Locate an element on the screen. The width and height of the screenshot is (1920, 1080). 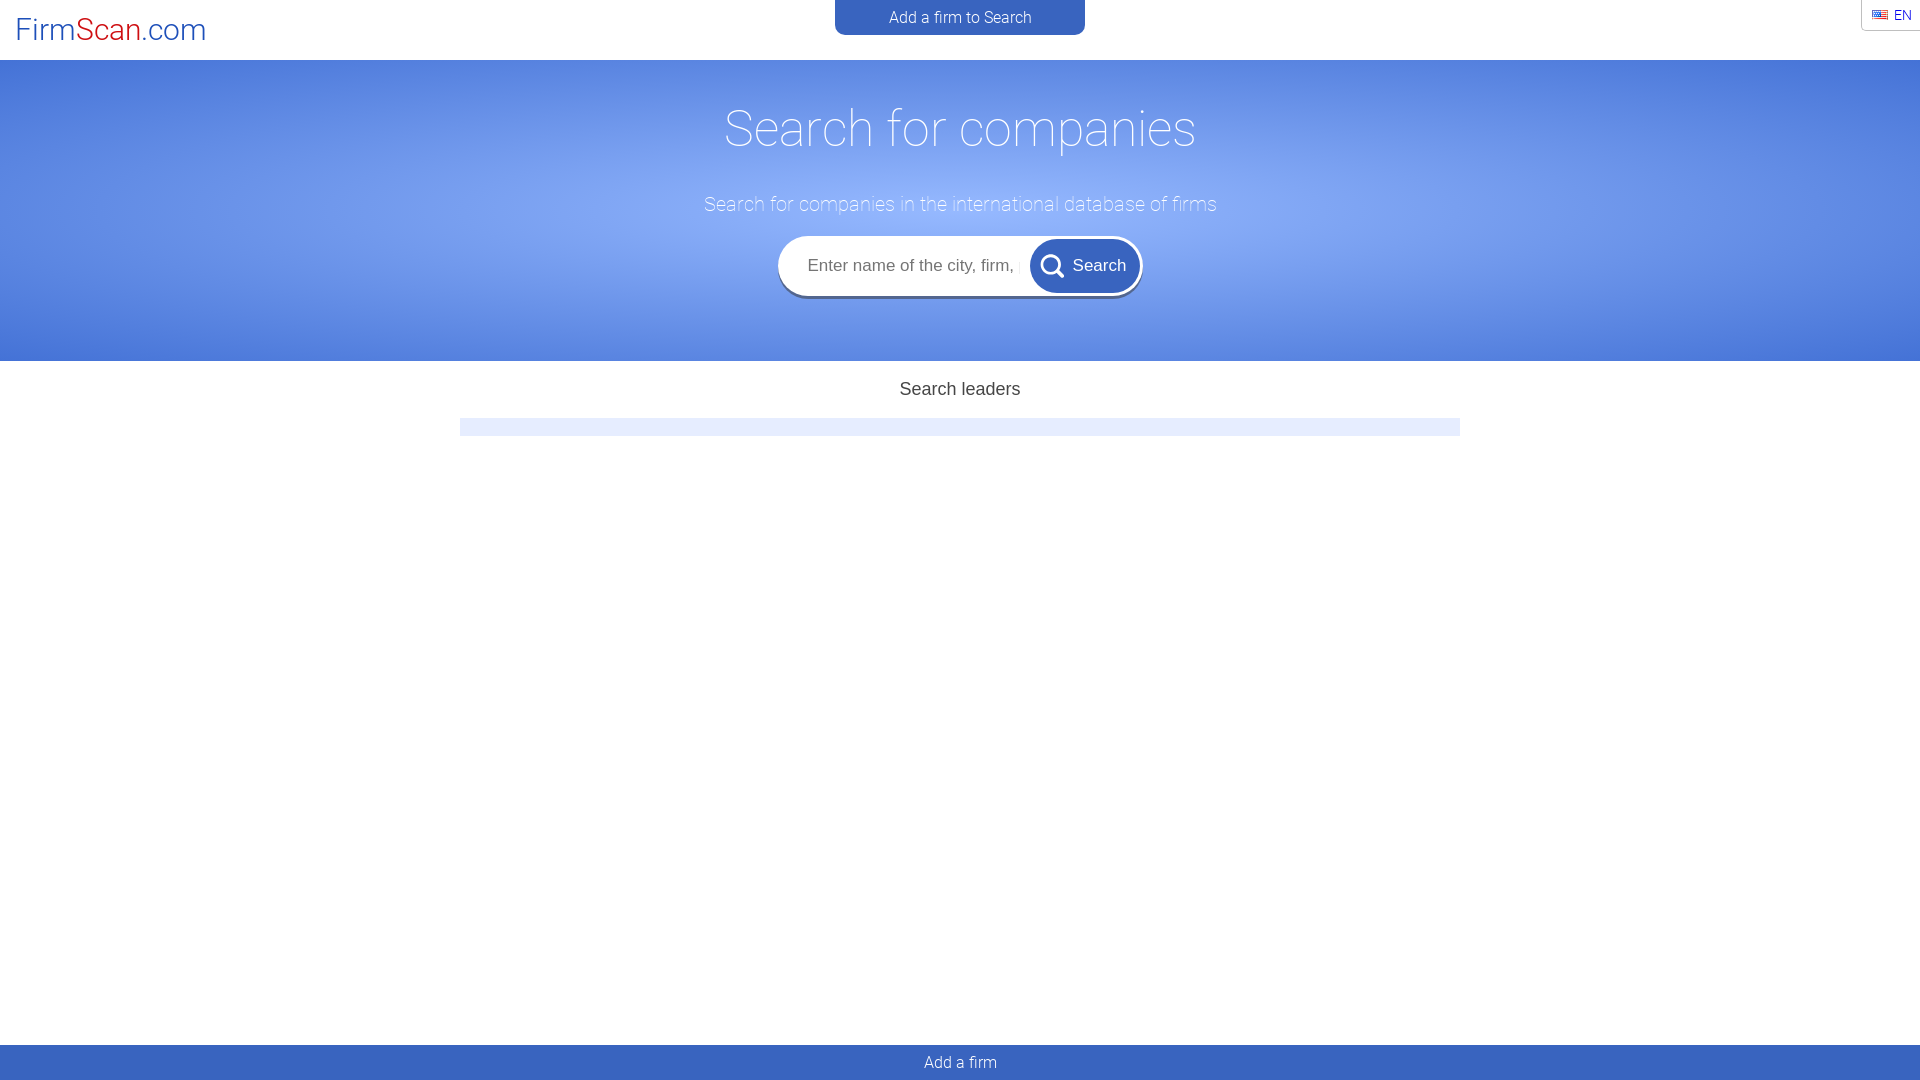
'EN' is located at coordinates (1862, 15).